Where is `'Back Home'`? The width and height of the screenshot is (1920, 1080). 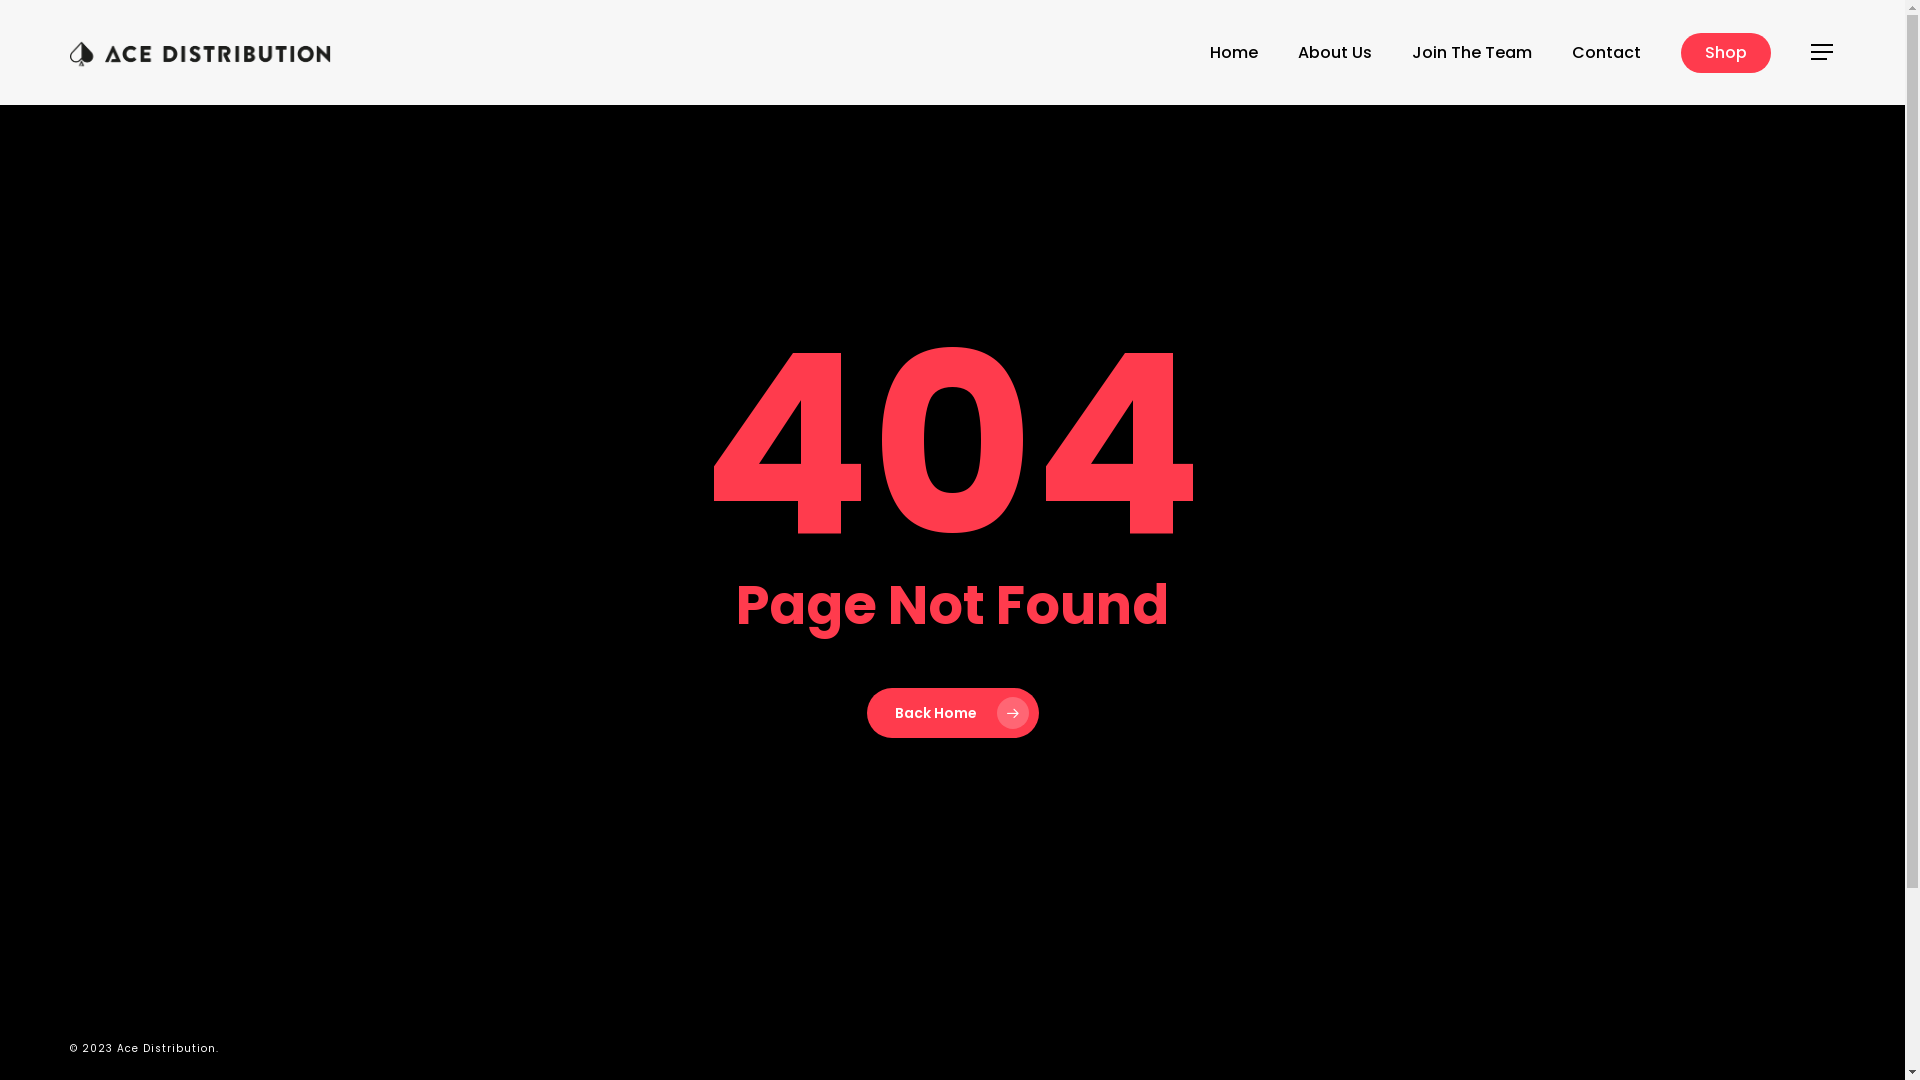 'Back Home' is located at coordinates (950, 712).